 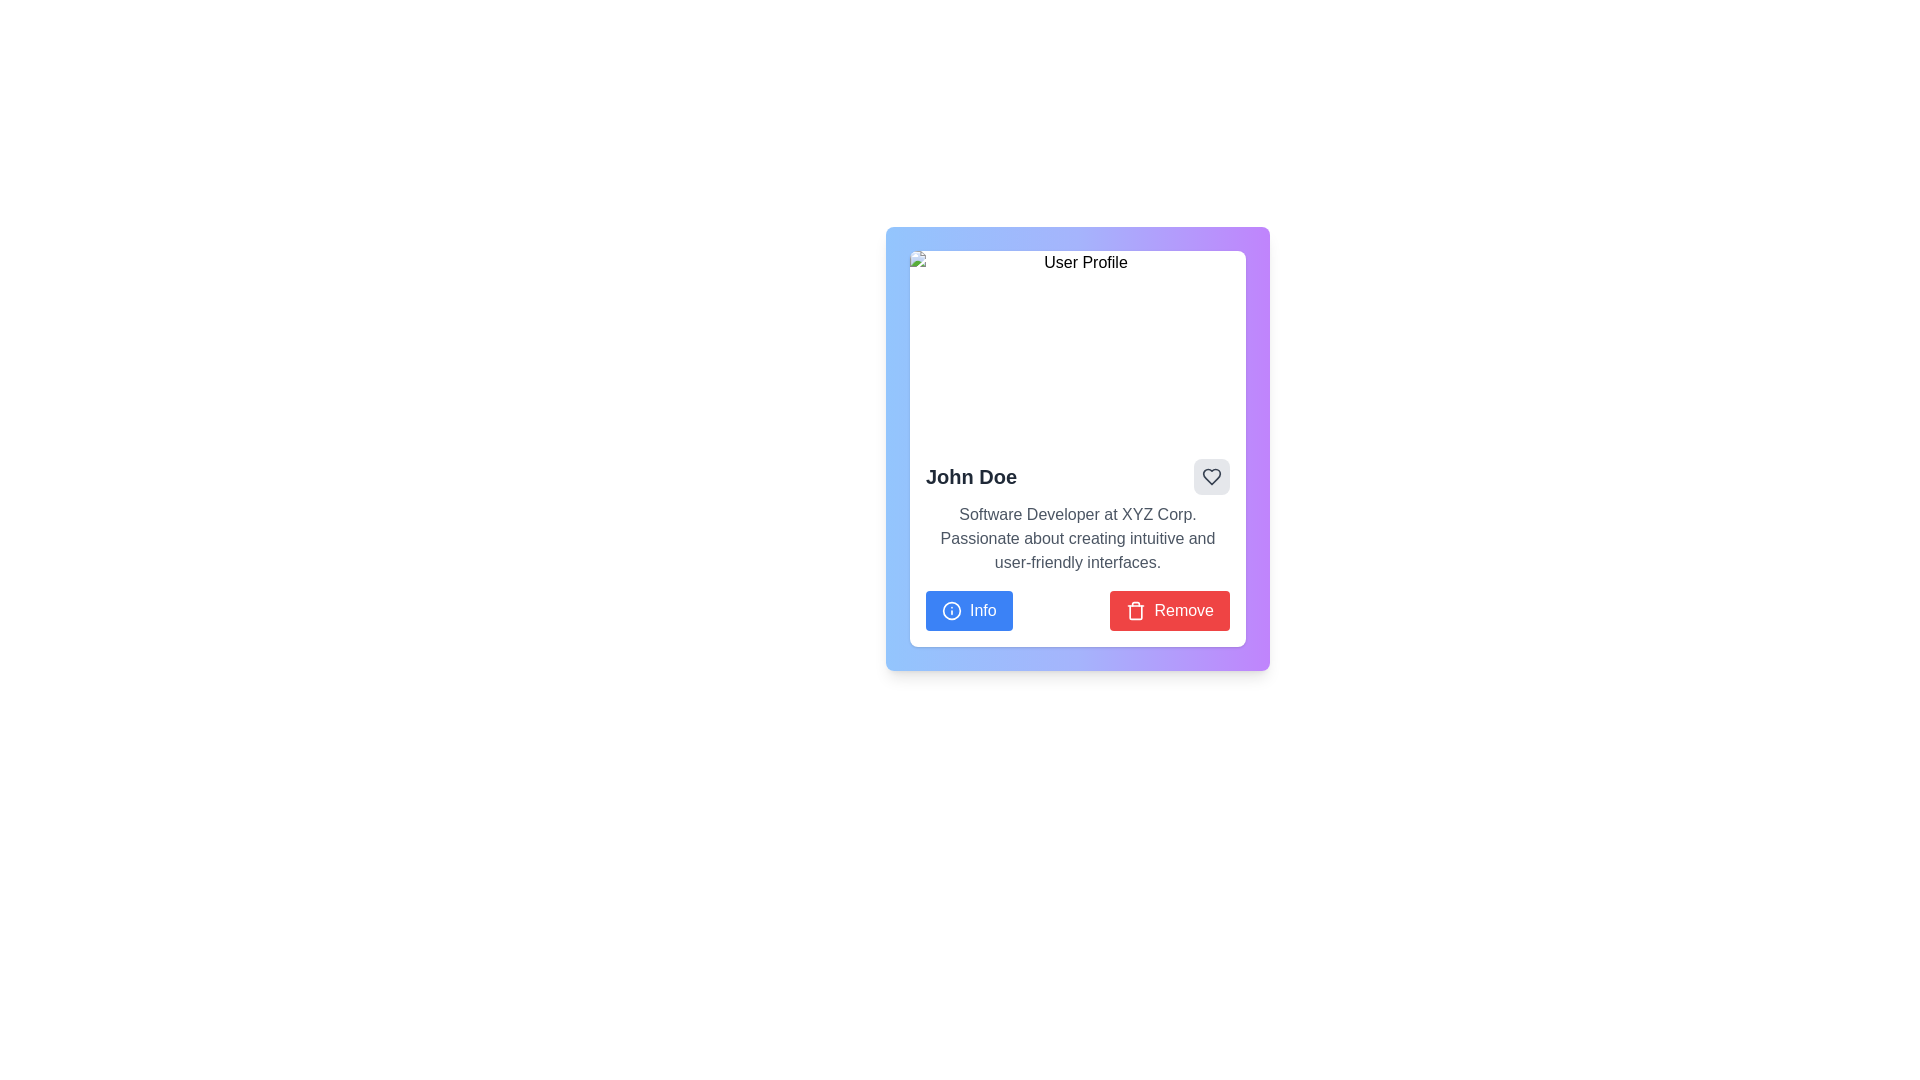 What do you see at coordinates (1136, 609) in the screenshot?
I see `the trash bin icon within the red 'Remove' button` at bounding box center [1136, 609].